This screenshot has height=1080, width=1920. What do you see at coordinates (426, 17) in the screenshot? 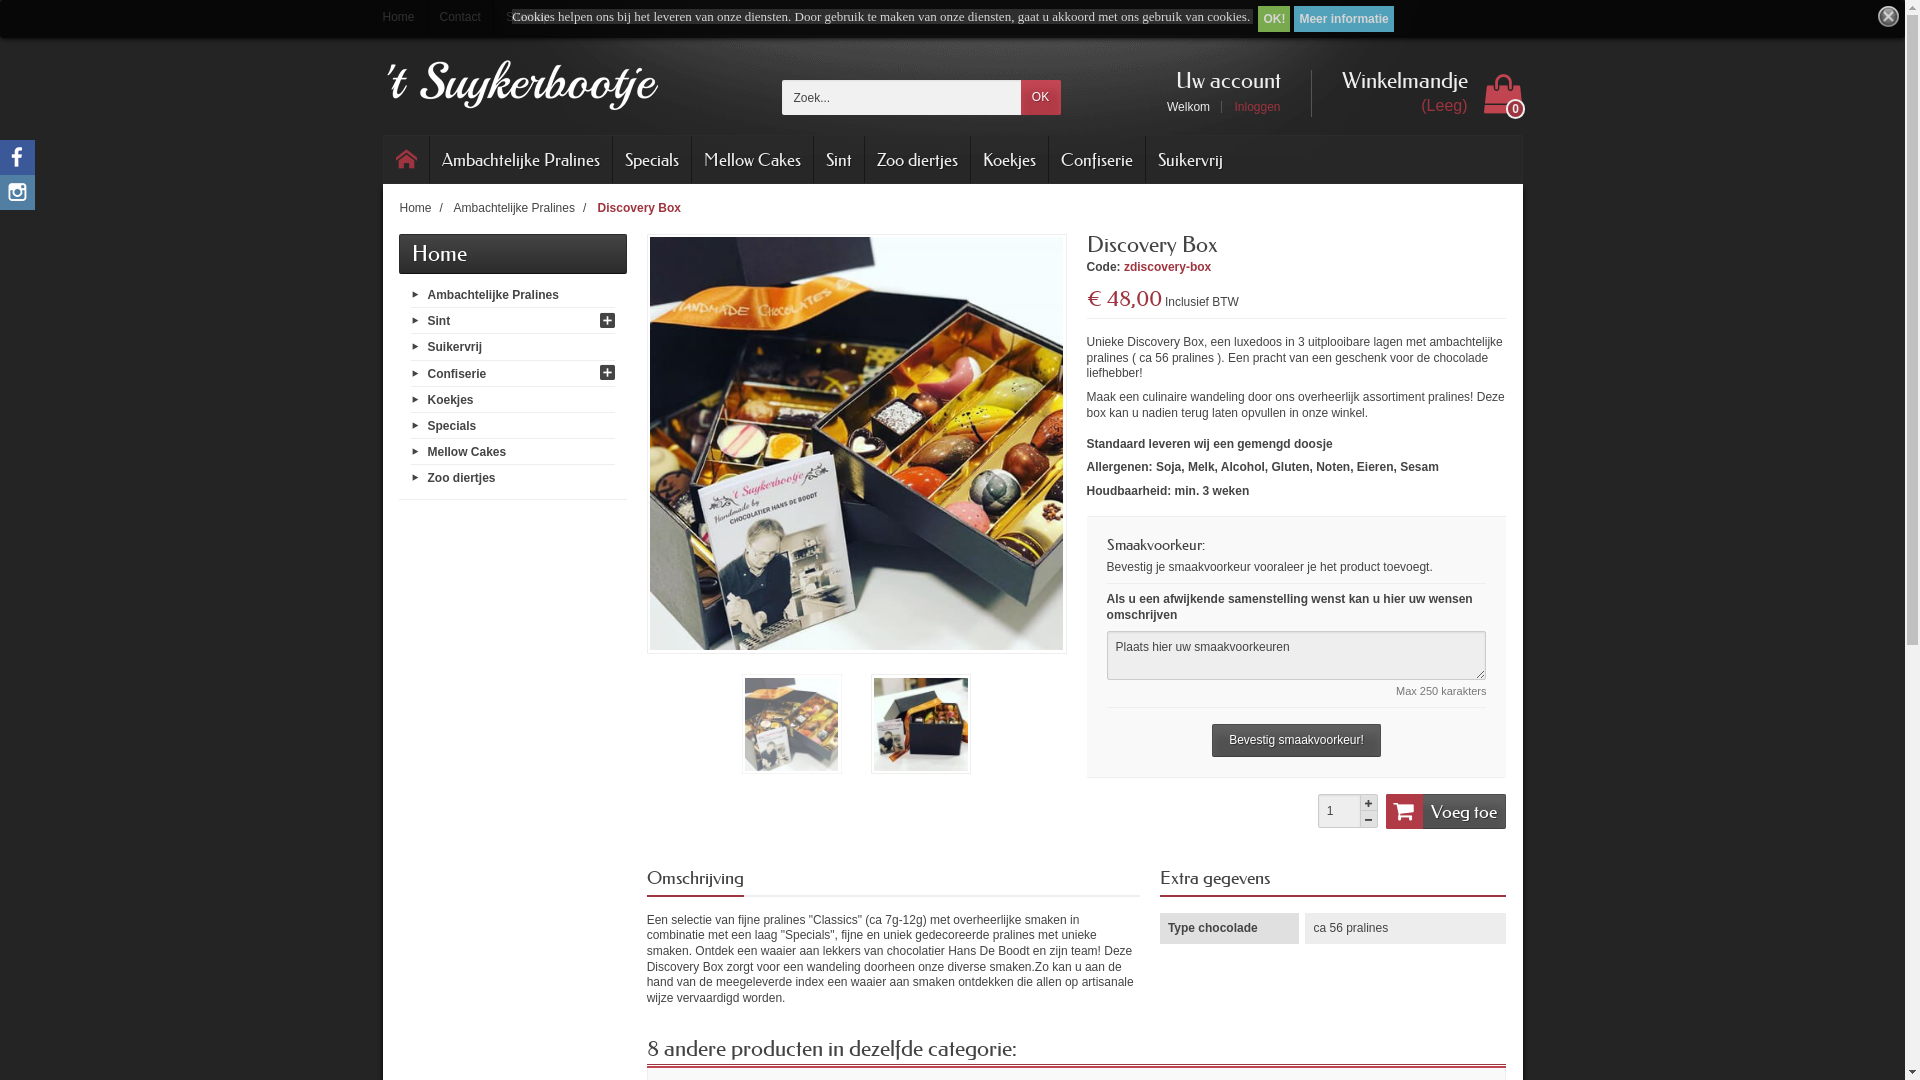
I see `'Contact'` at bounding box center [426, 17].